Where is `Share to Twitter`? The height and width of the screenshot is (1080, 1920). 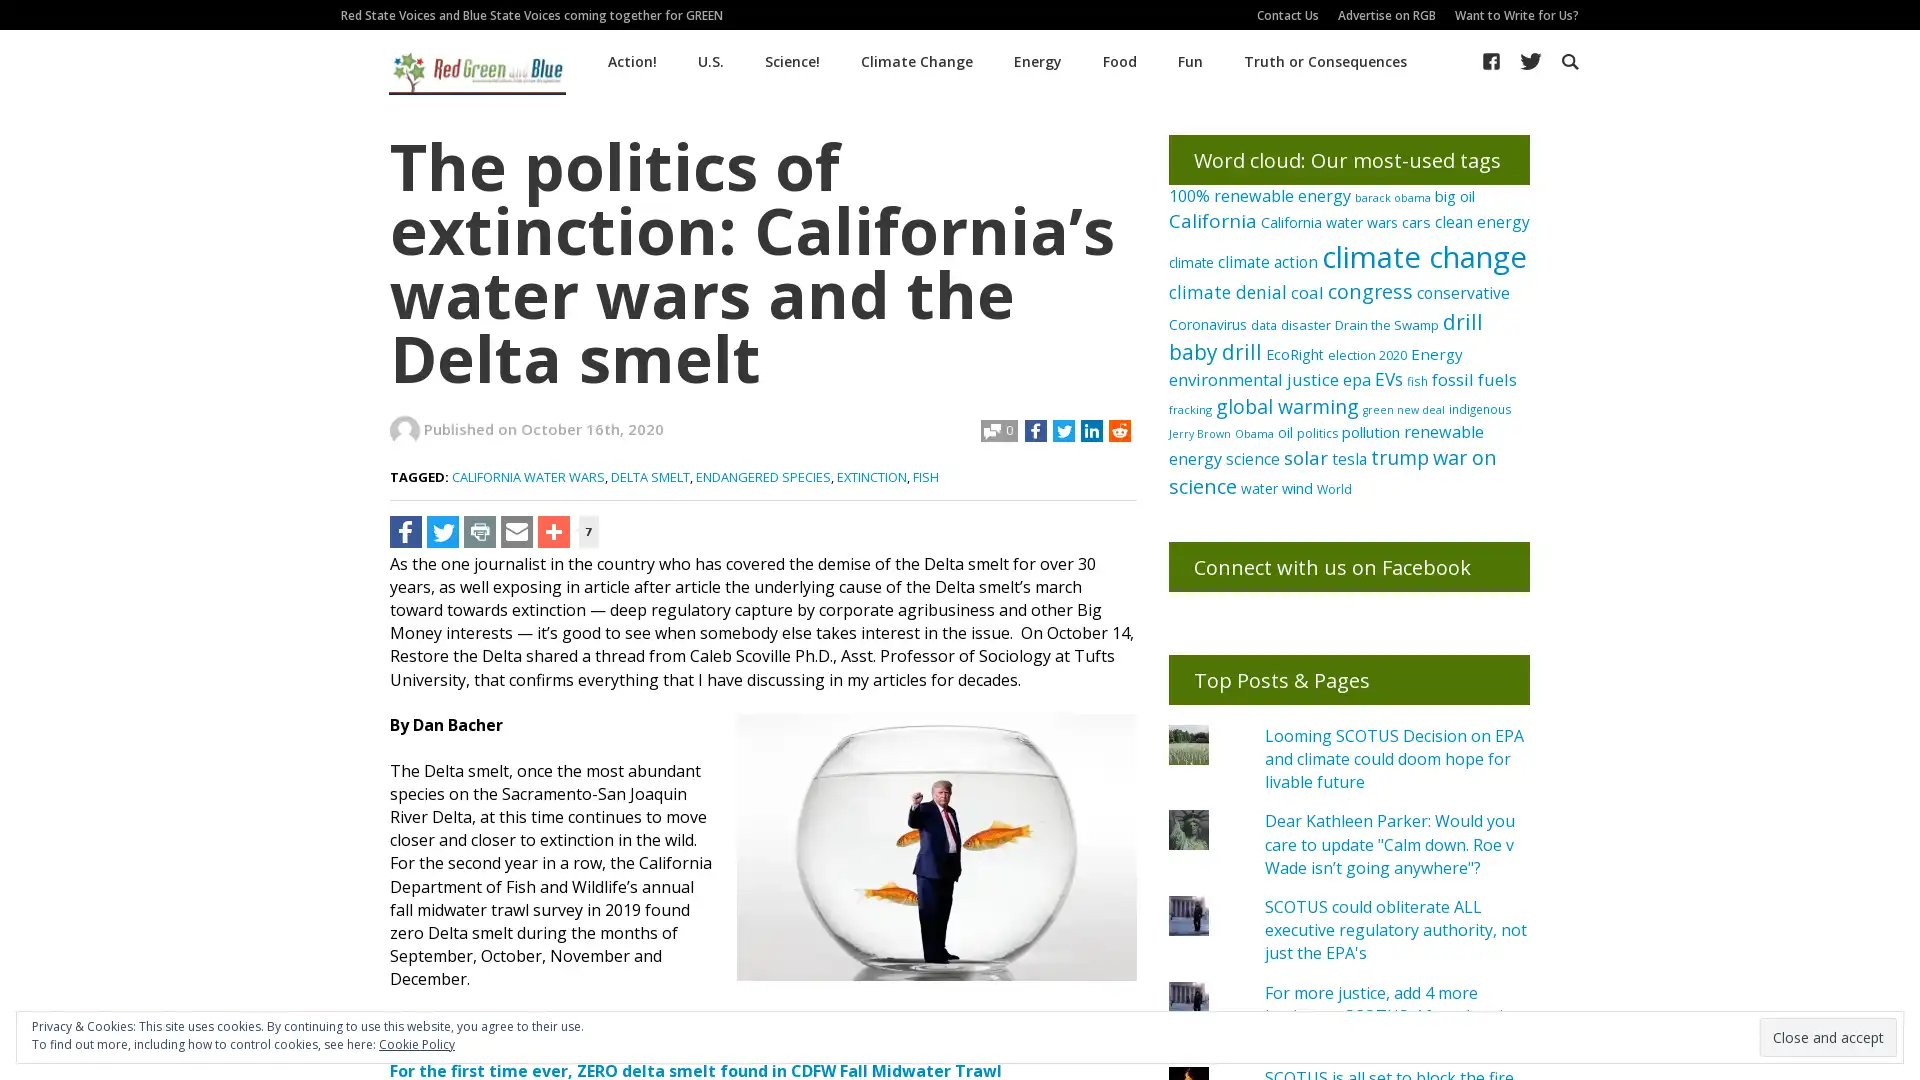 Share to Twitter is located at coordinates (441, 530).